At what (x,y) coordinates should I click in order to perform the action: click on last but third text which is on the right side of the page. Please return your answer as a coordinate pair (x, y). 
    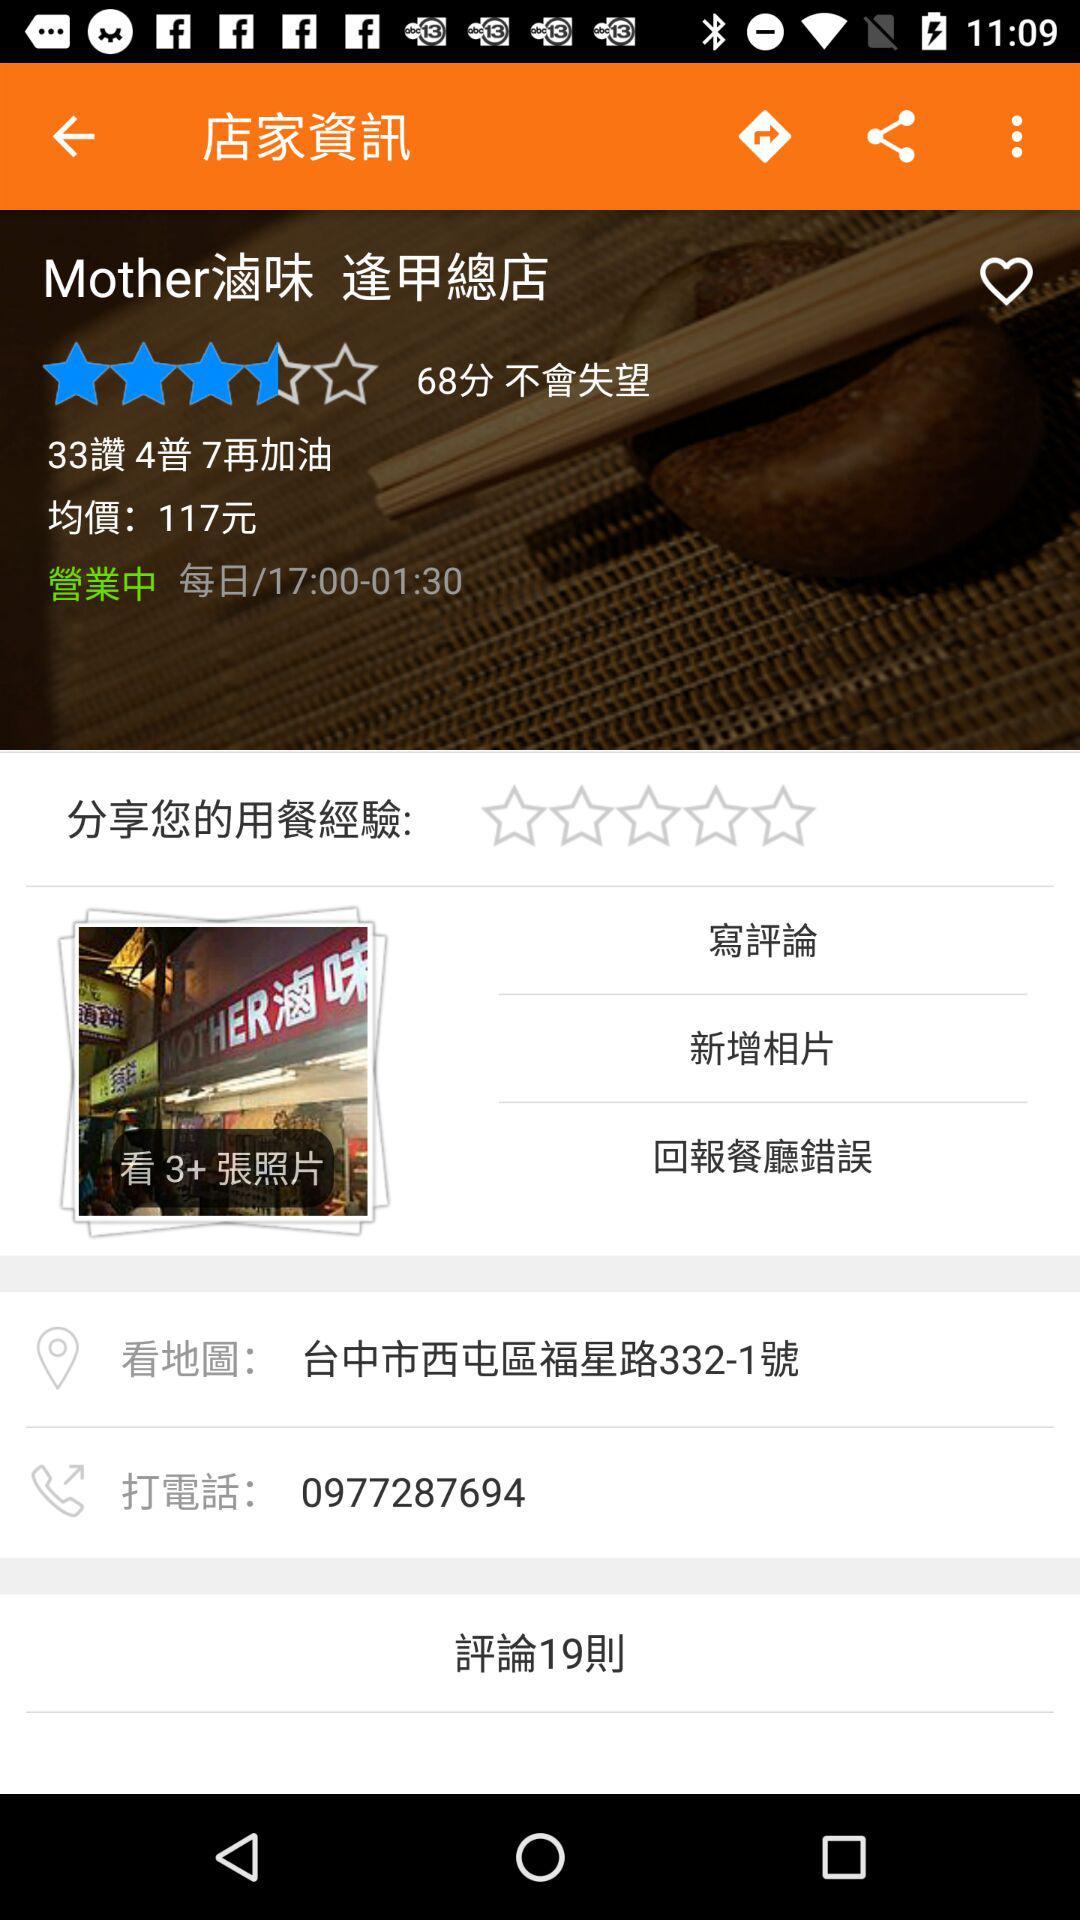
    Looking at the image, I should click on (763, 1155).